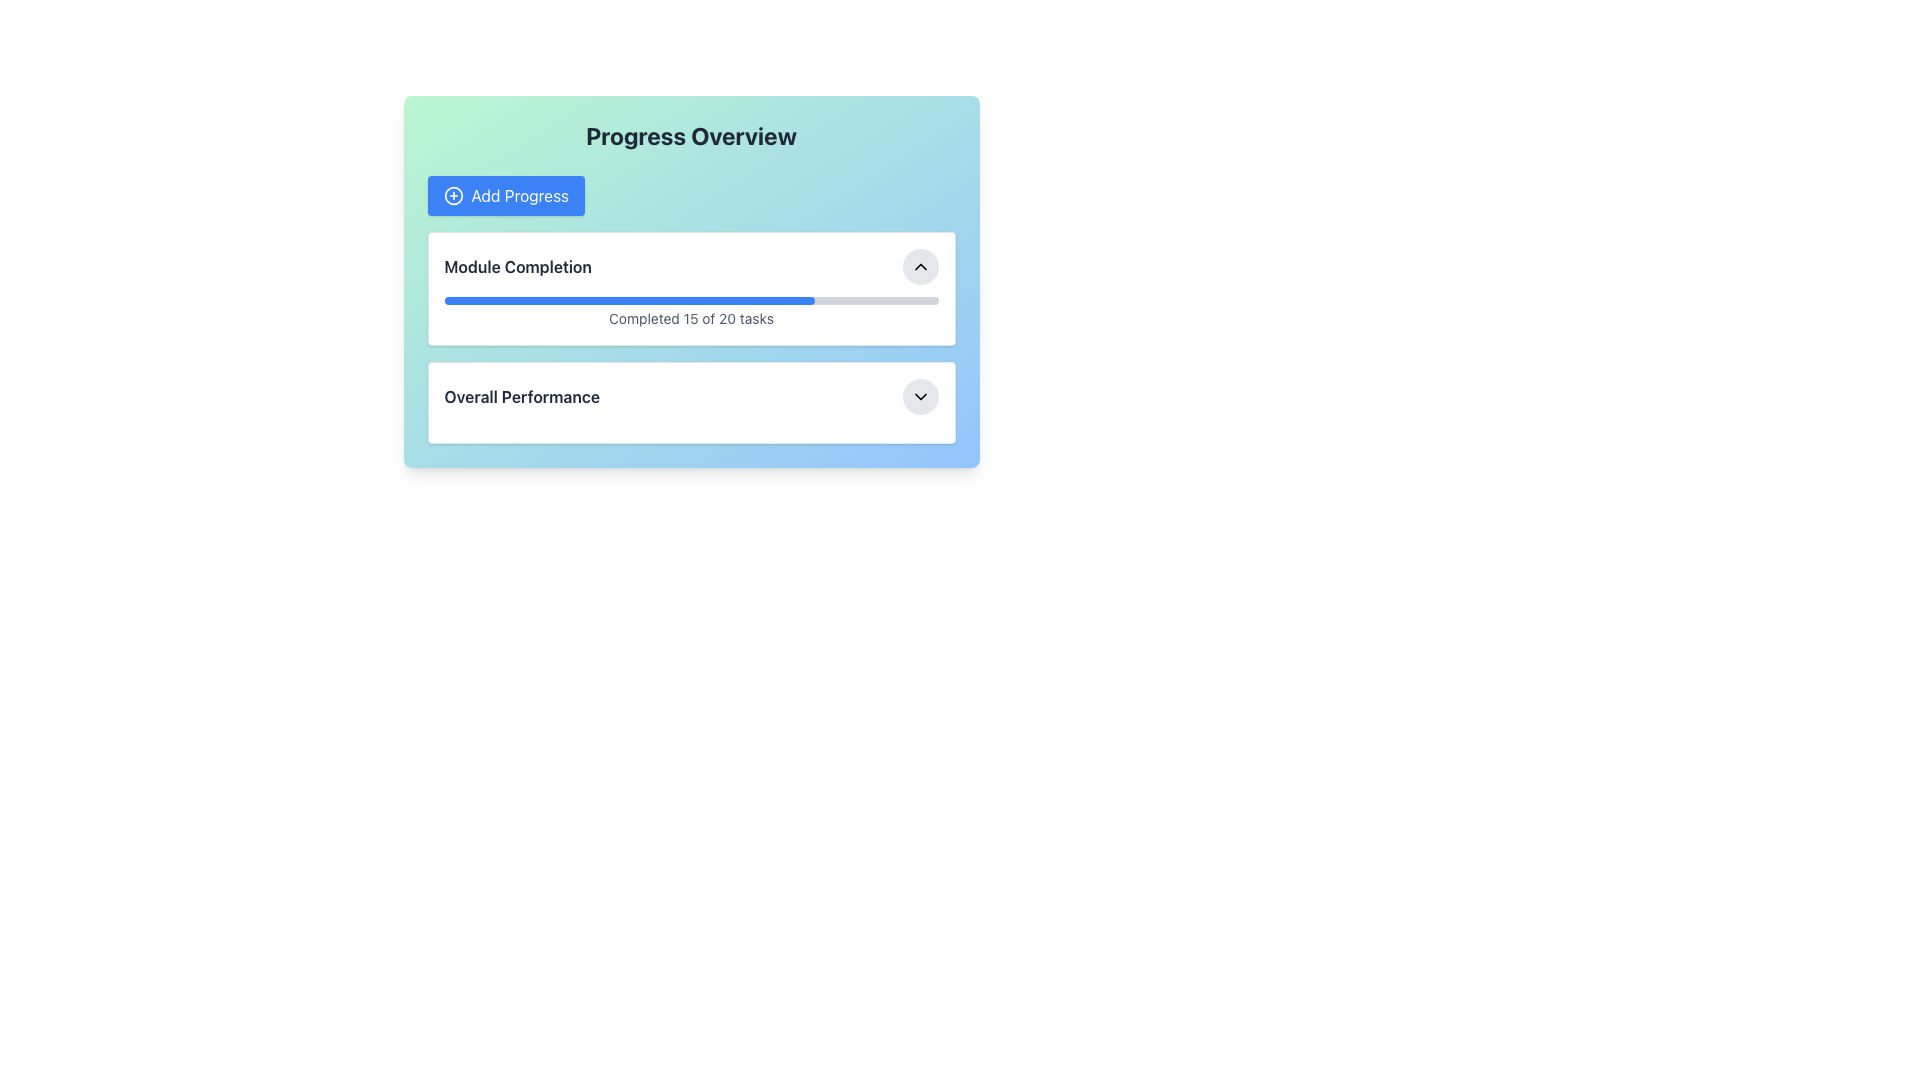 This screenshot has height=1080, width=1920. What do you see at coordinates (919, 265) in the screenshot?
I see `the circular button with a light gray background and an upward-pointing chevron icon located in the 'Module Completion' section` at bounding box center [919, 265].